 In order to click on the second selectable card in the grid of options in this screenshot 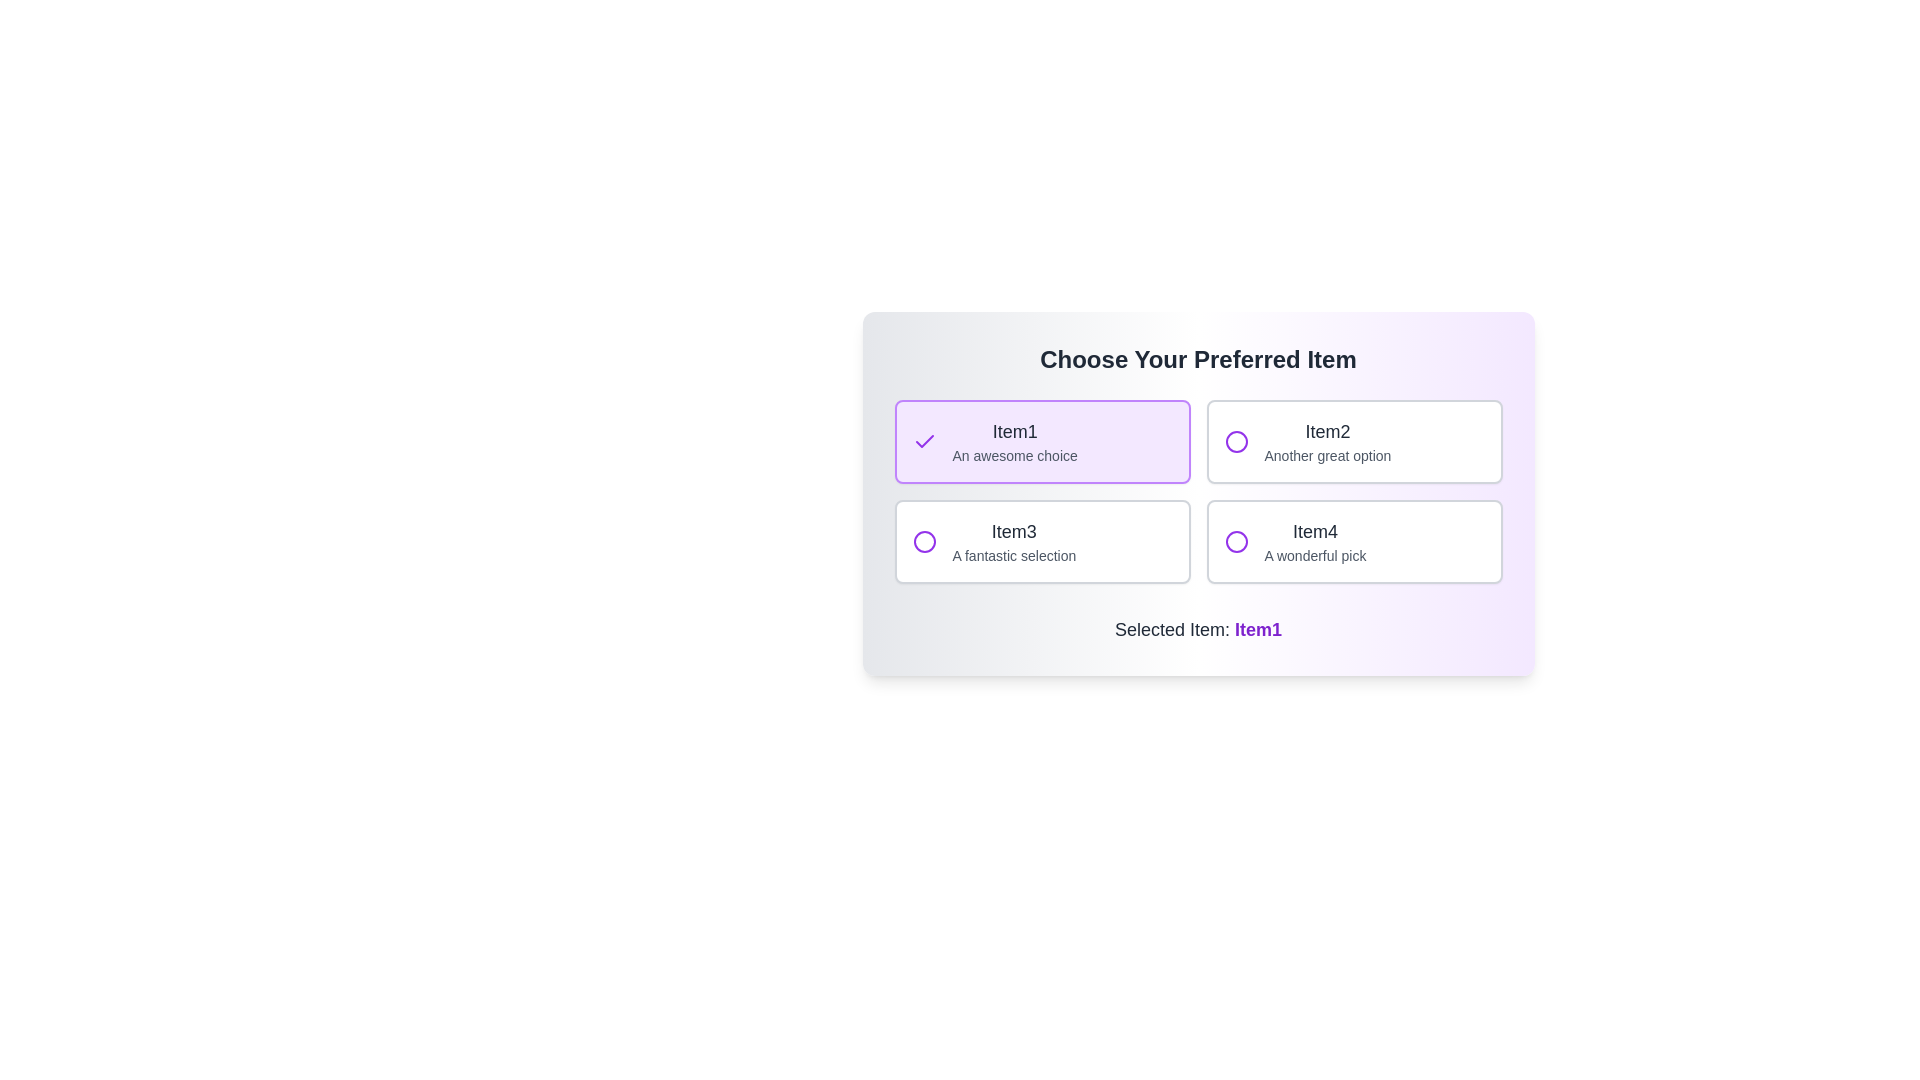, I will do `click(1327, 441)`.